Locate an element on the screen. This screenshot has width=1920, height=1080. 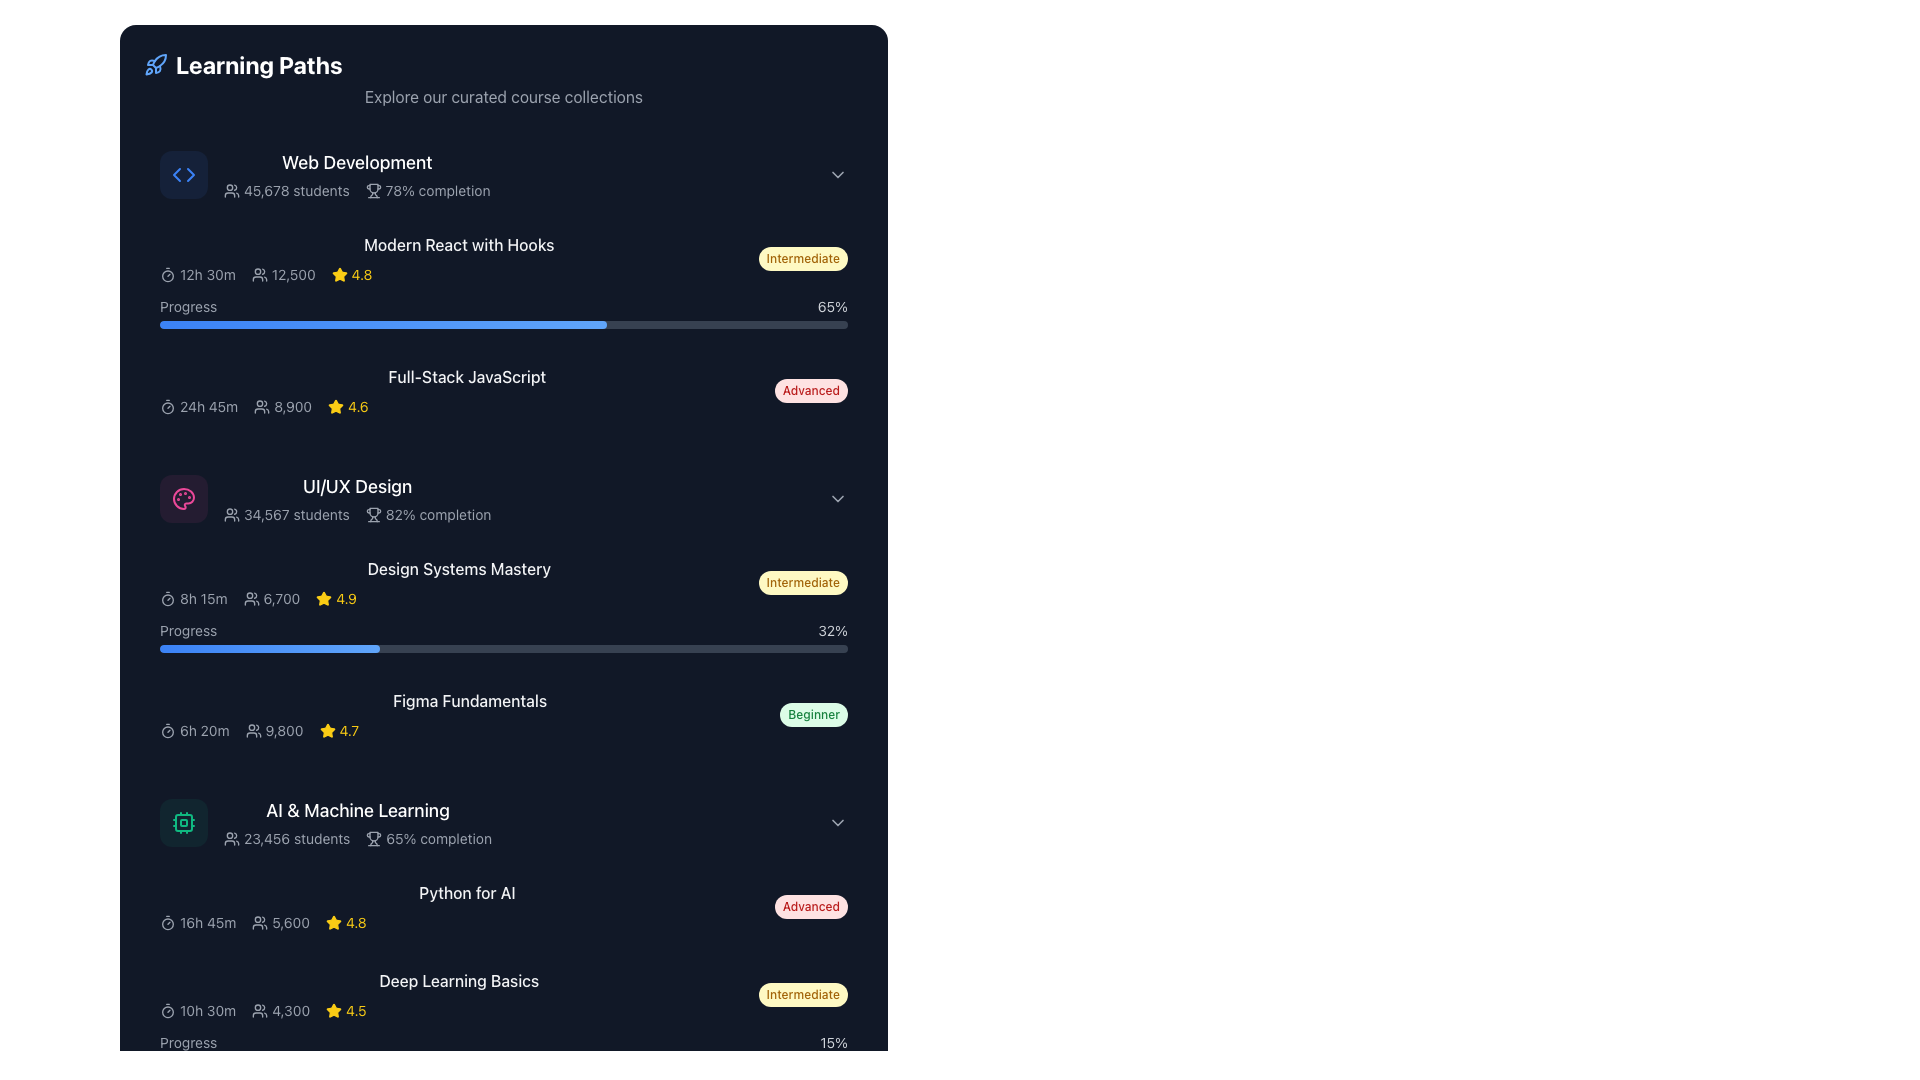
the 'AI & Machine Learning' icon located at the top-left corner of its card, which is highlighted with a green circular background is located at coordinates (183, 822).